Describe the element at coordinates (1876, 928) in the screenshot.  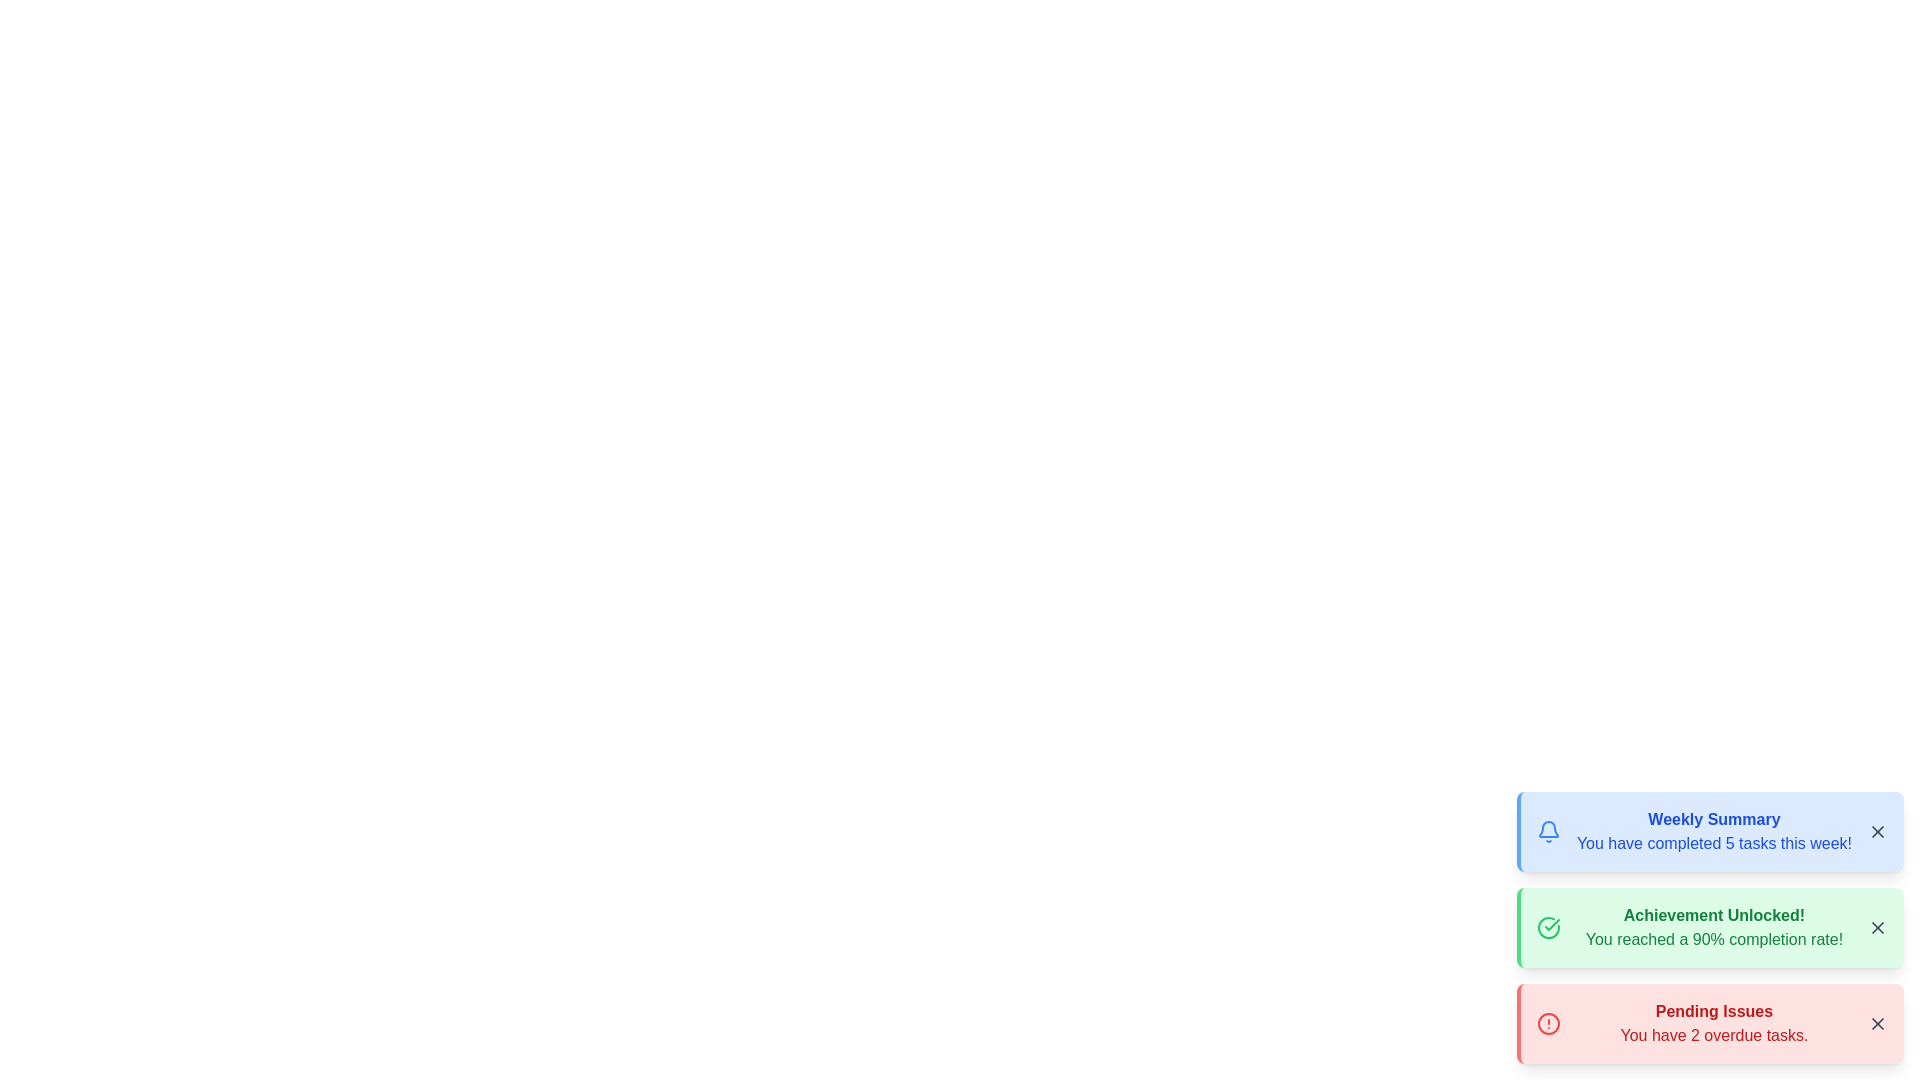
I see `dismiss button of the notification with the title Achievement Unlocked!` at that location.